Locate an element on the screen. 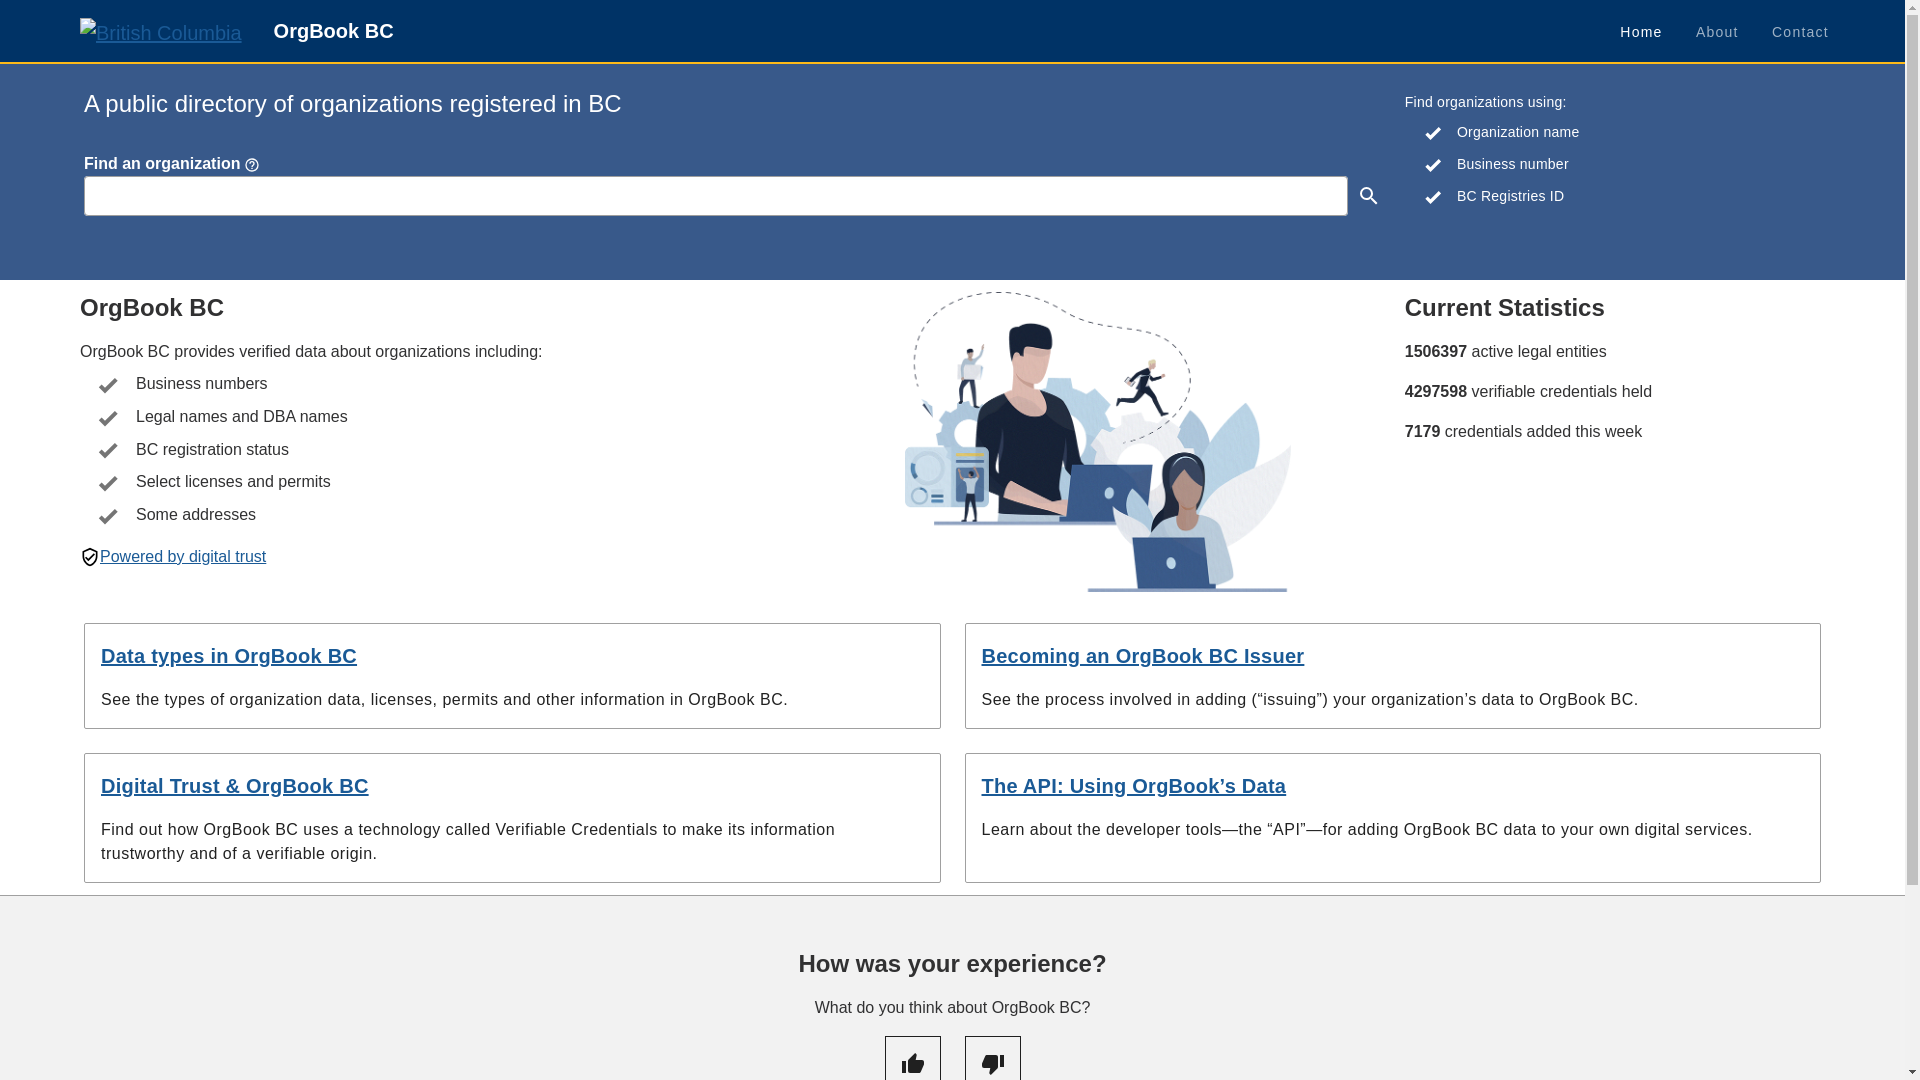  'Contact' is located at coordinates (1800, 31).